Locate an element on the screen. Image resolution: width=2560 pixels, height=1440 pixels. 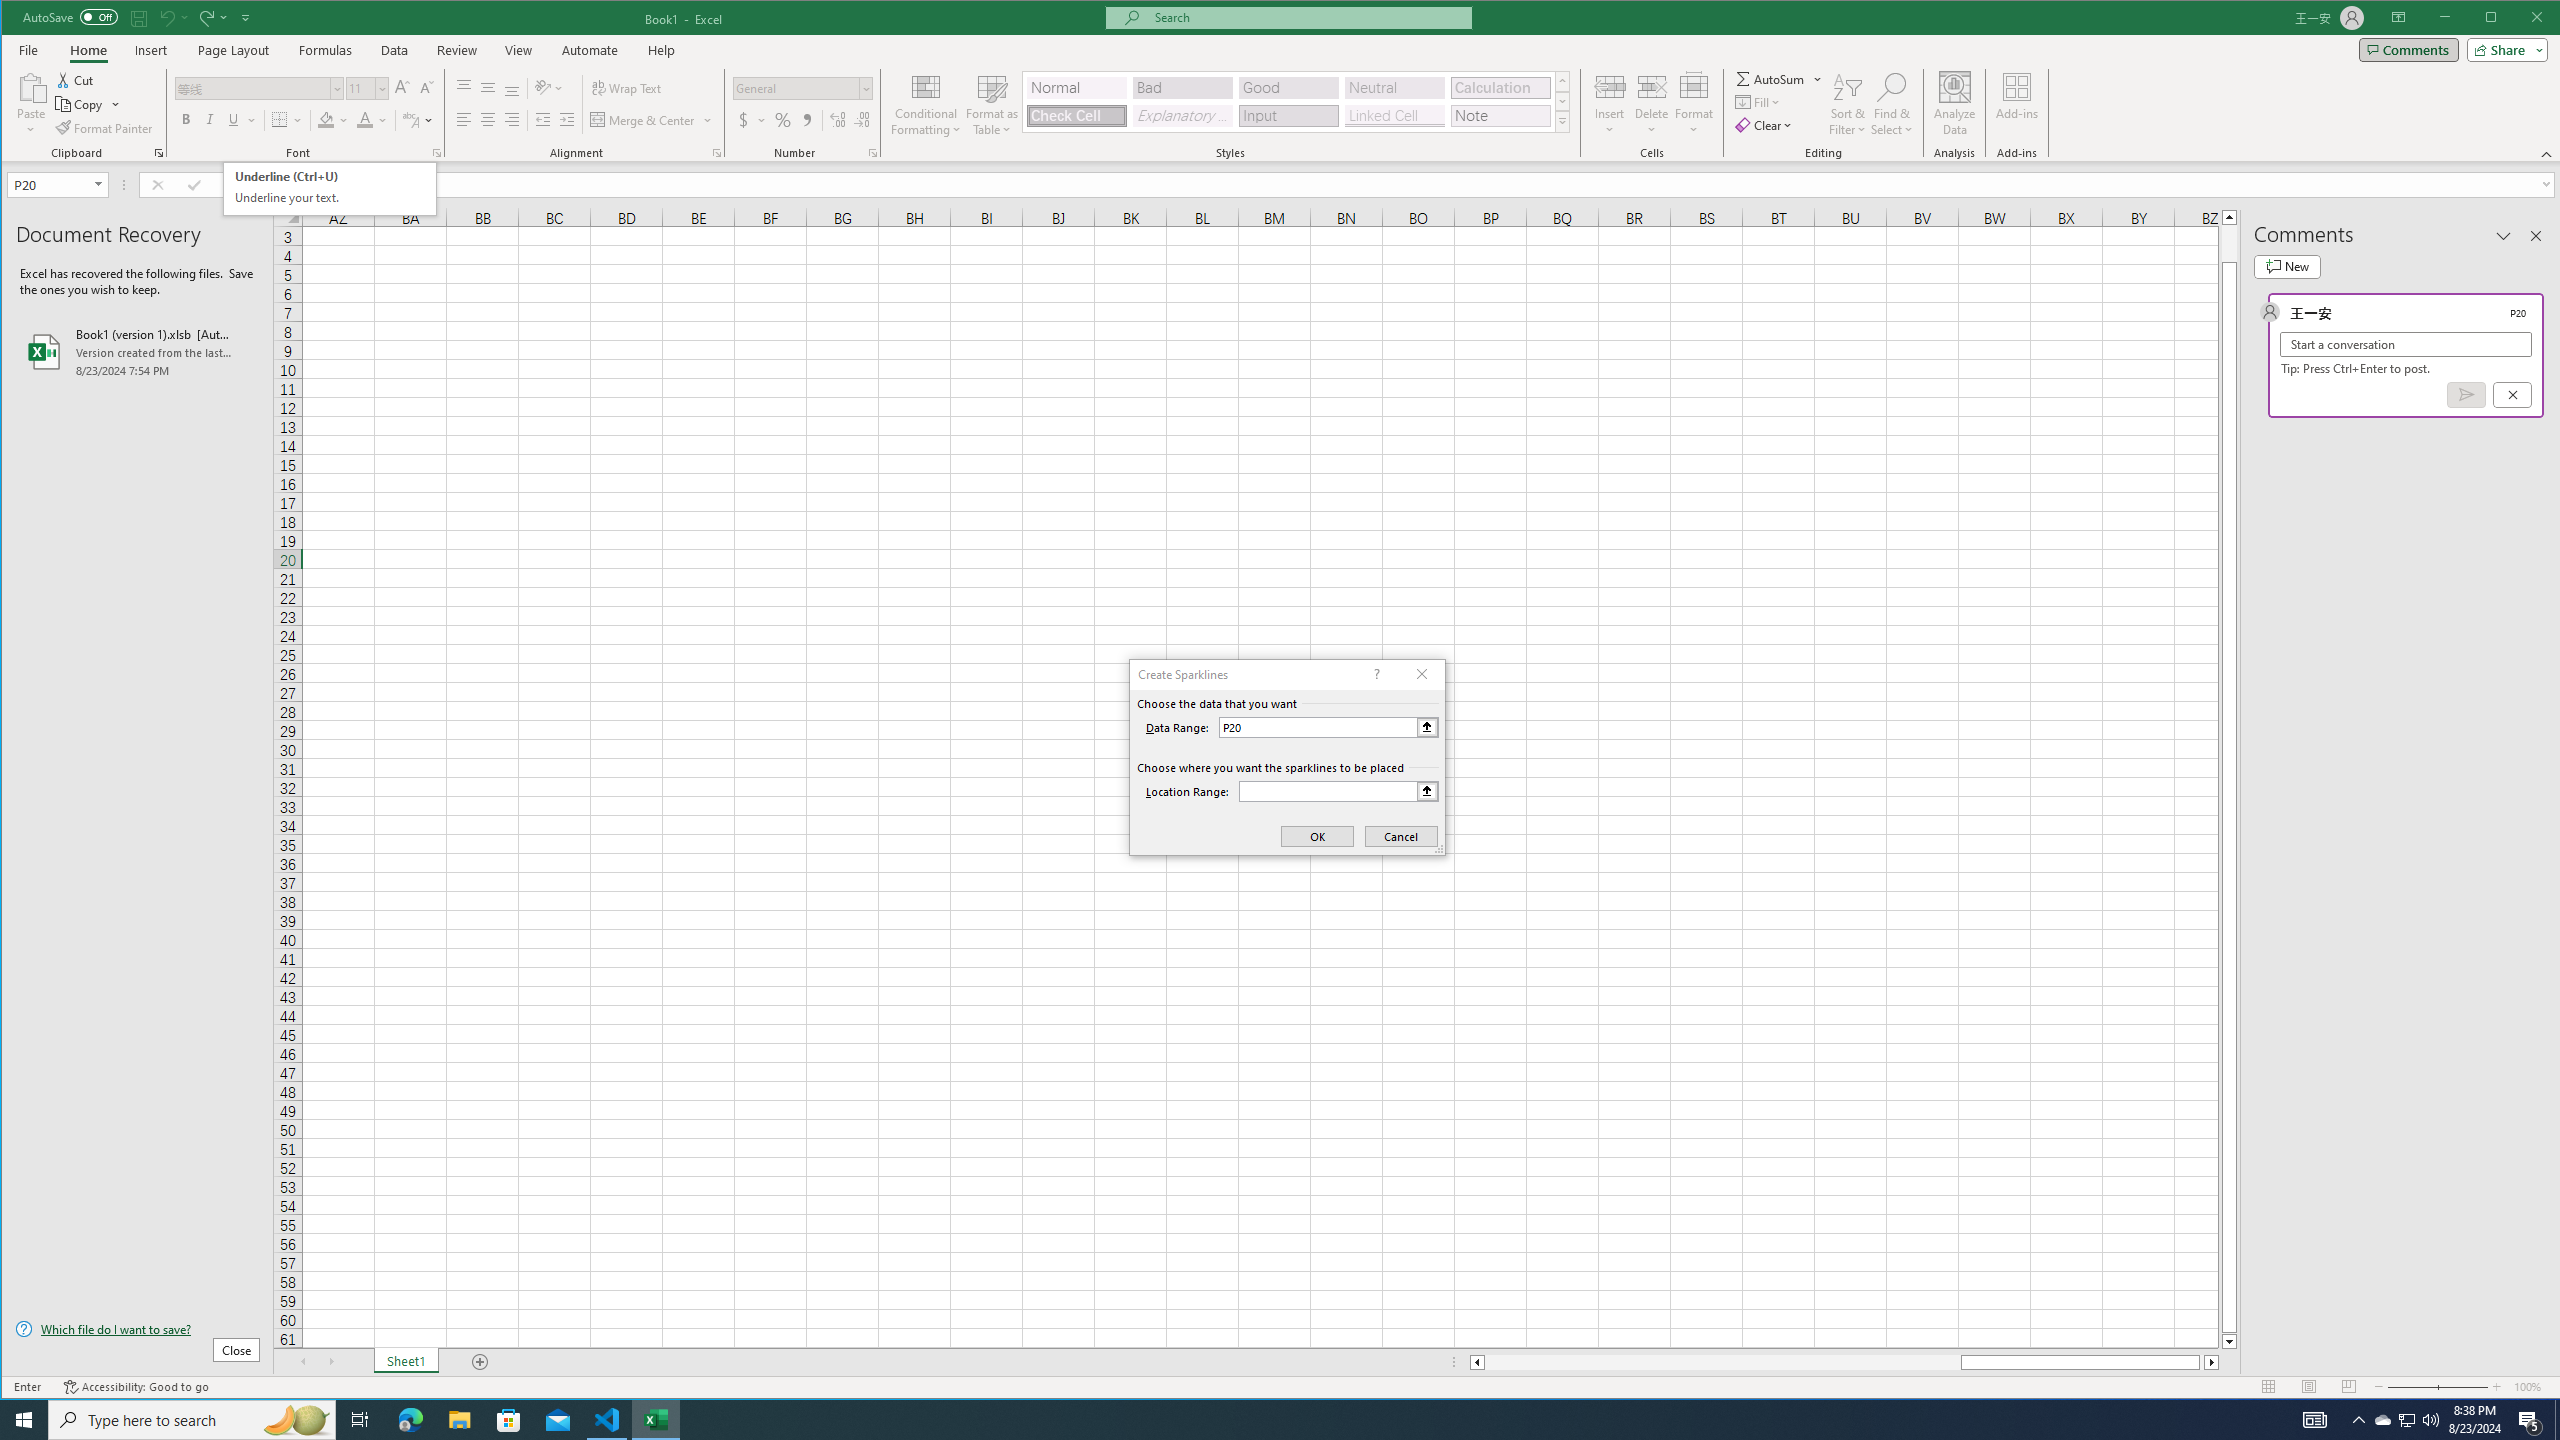
'Fill Color' is located at coordinates (334, 119).